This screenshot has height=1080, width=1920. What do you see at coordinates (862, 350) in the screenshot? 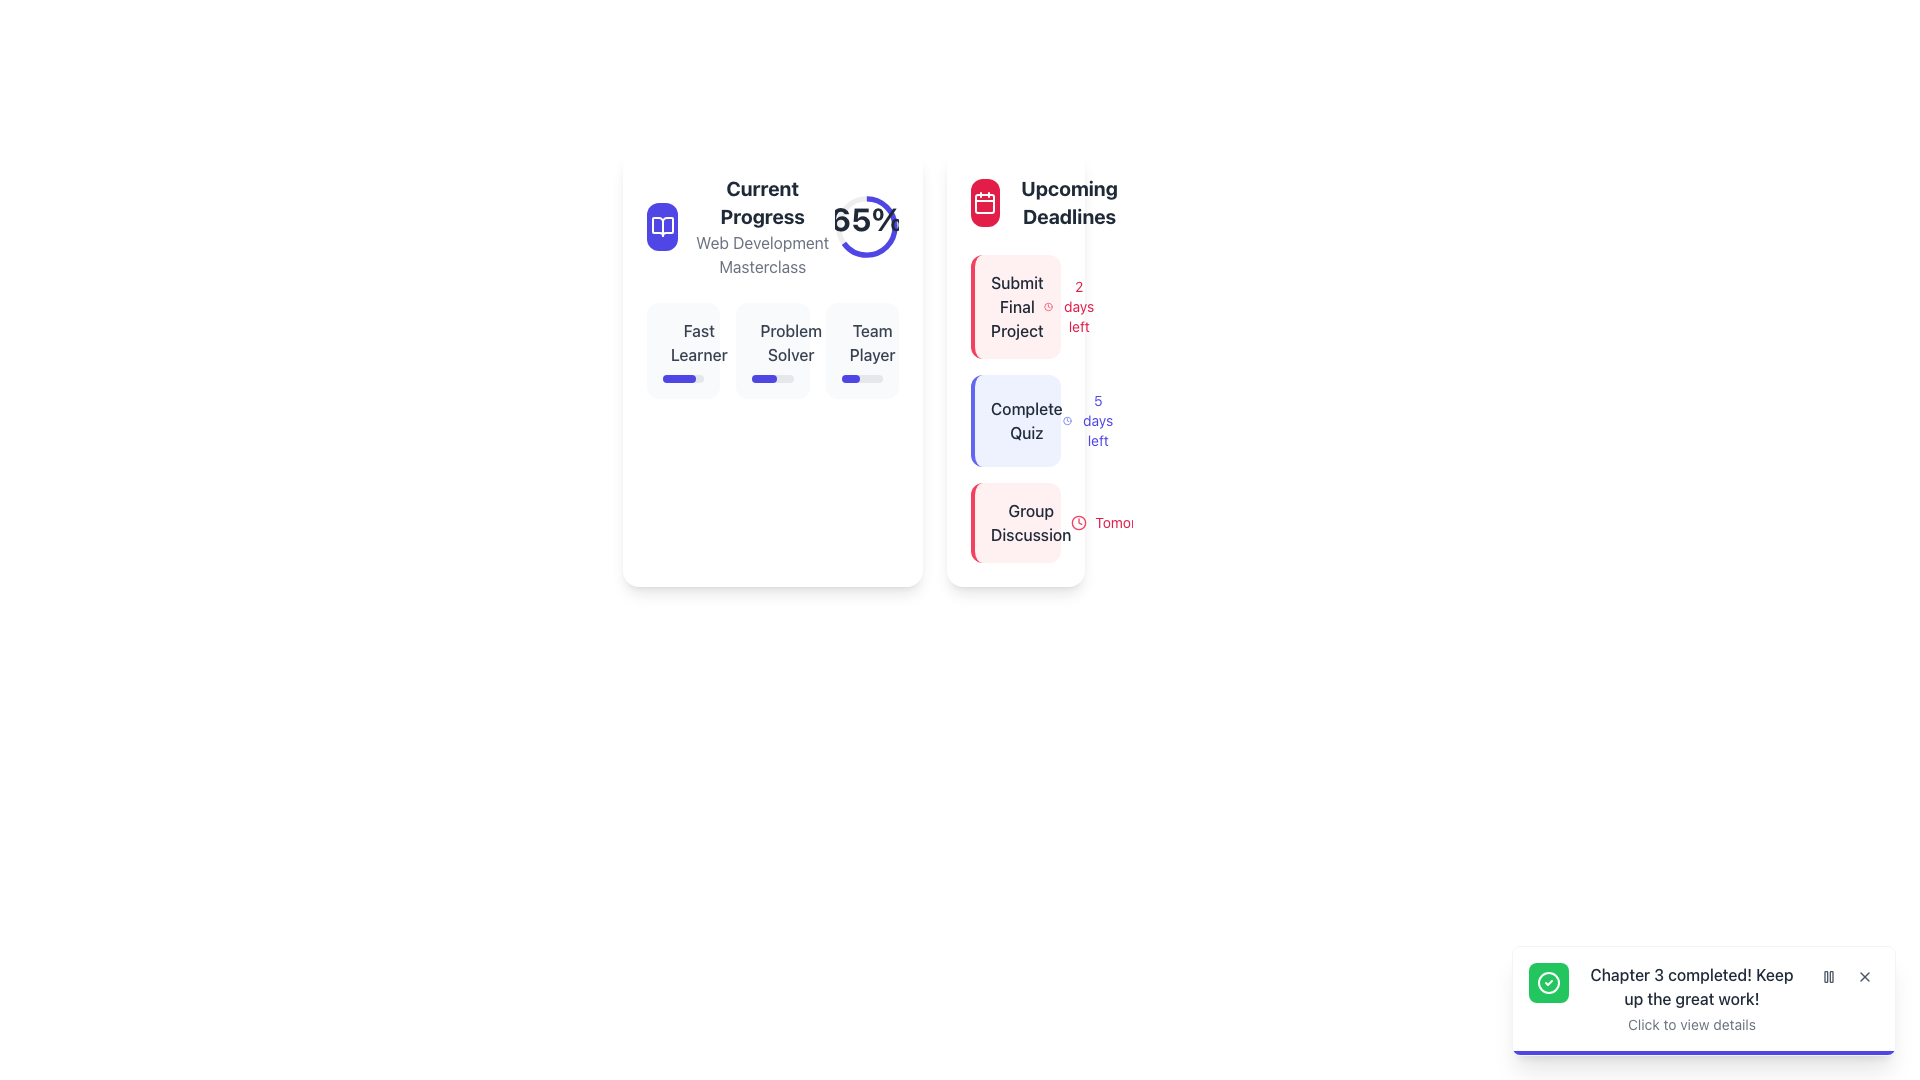
I see `the skill progress card located in the top-center section of the interface, which is the third item in a horizontal group of three cards, positioned between the 'Problem Solver' card and the surrounding white space` at bounding box center [862, 350].